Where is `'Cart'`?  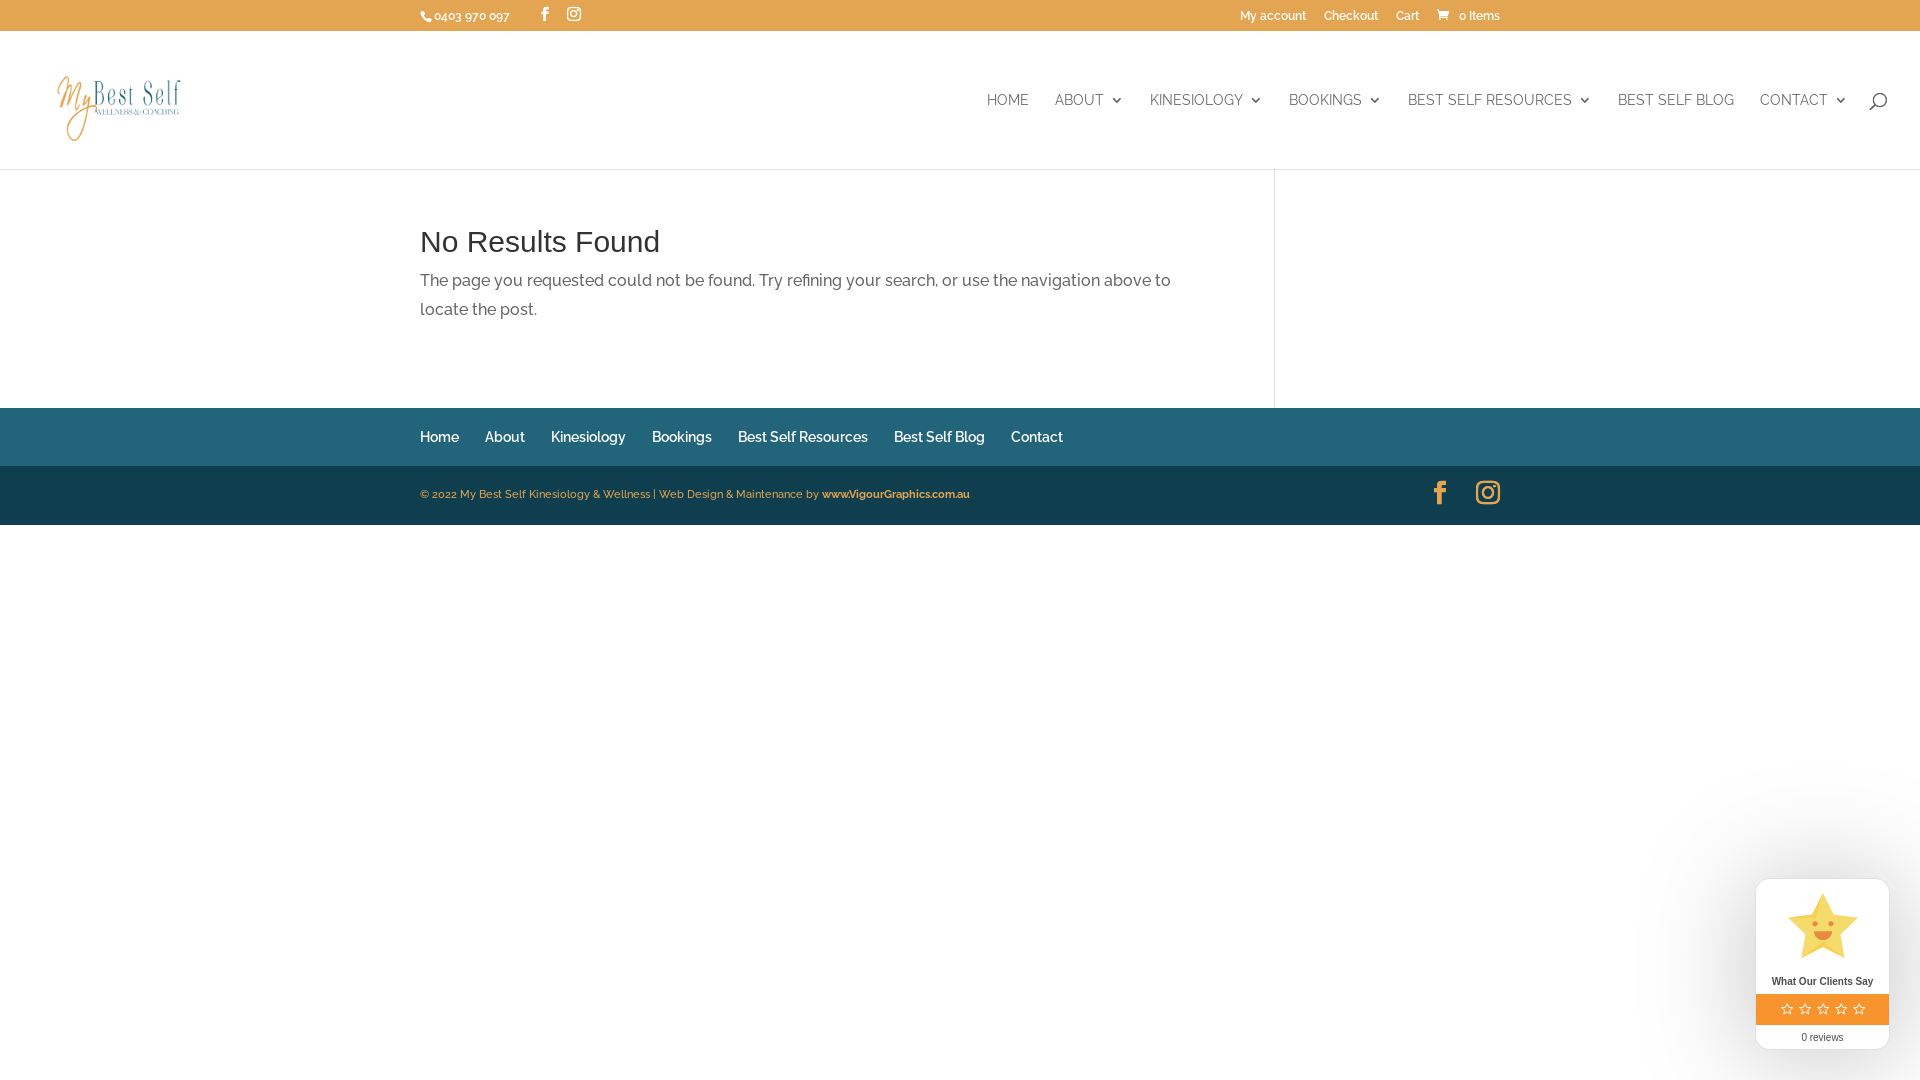
'Cart' is located at coordinates (1406, 20).